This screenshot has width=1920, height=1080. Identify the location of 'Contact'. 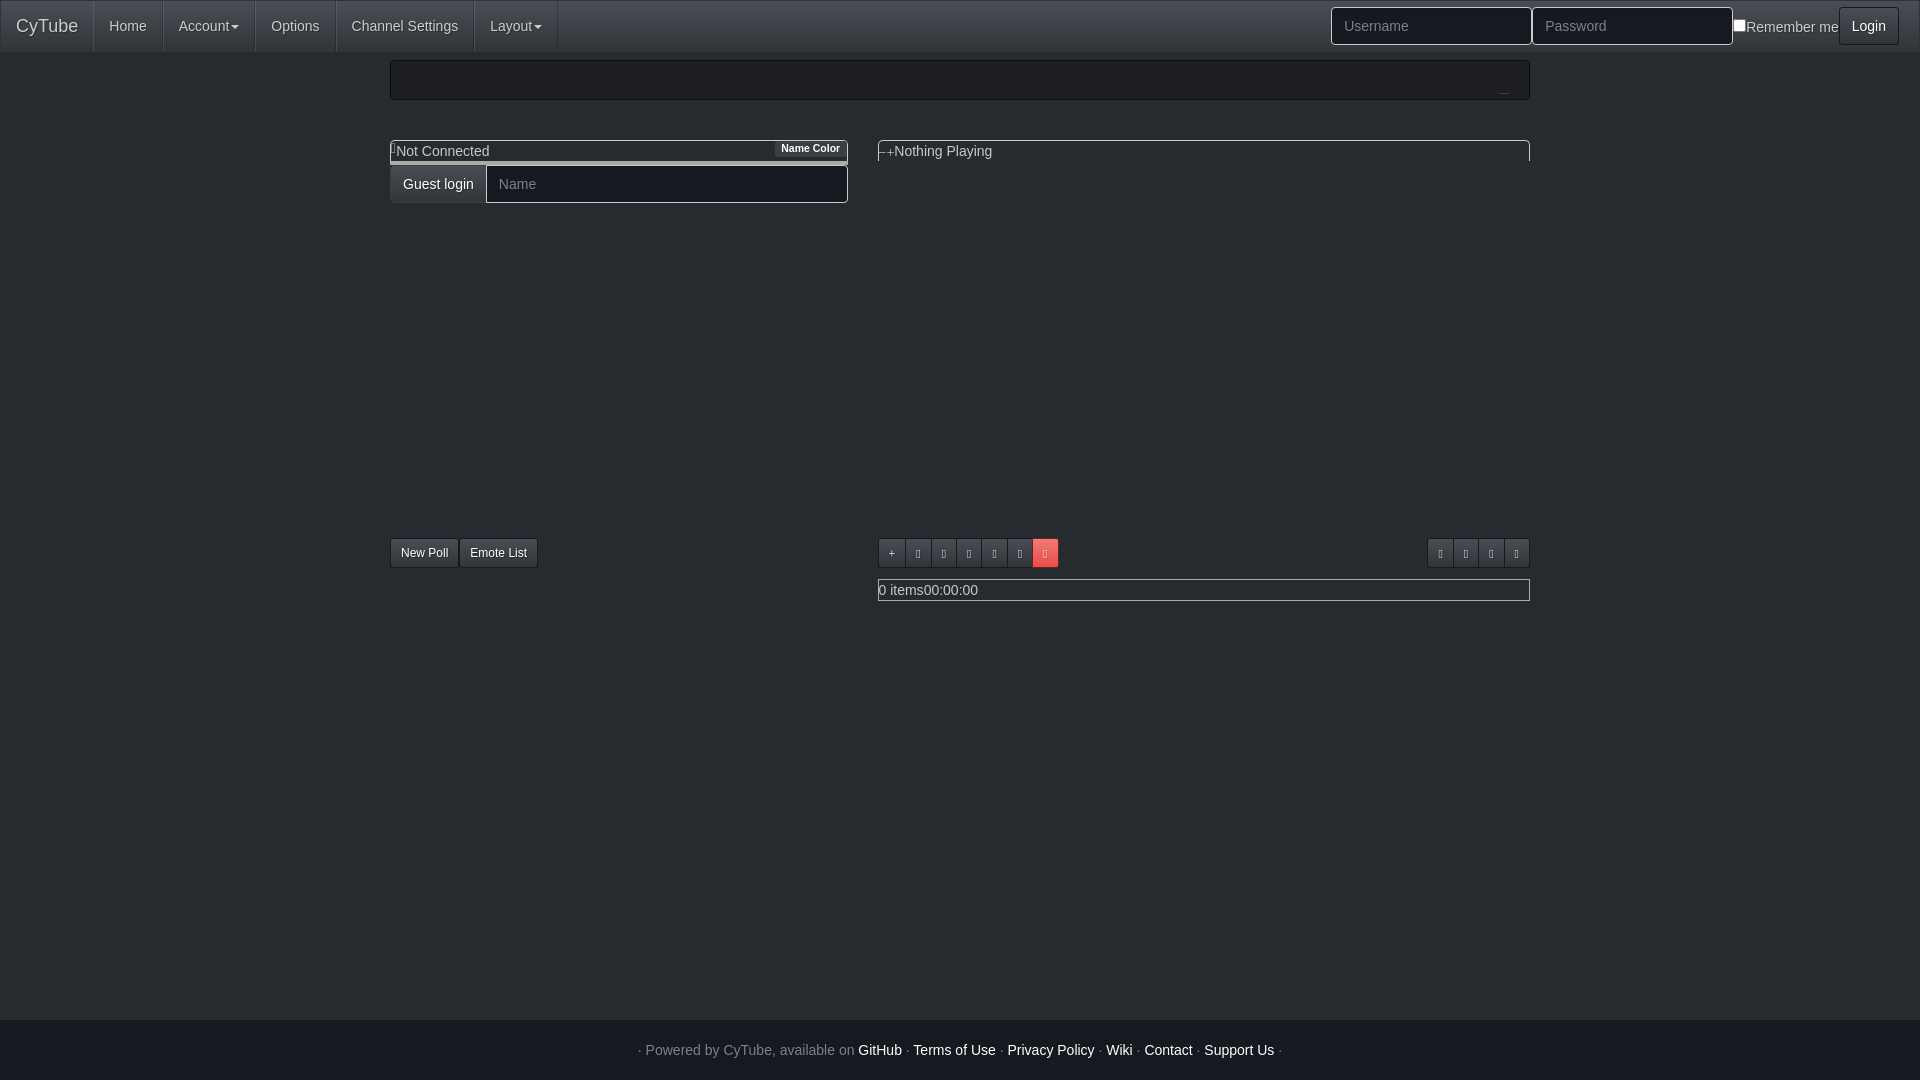
(1167, 1048).